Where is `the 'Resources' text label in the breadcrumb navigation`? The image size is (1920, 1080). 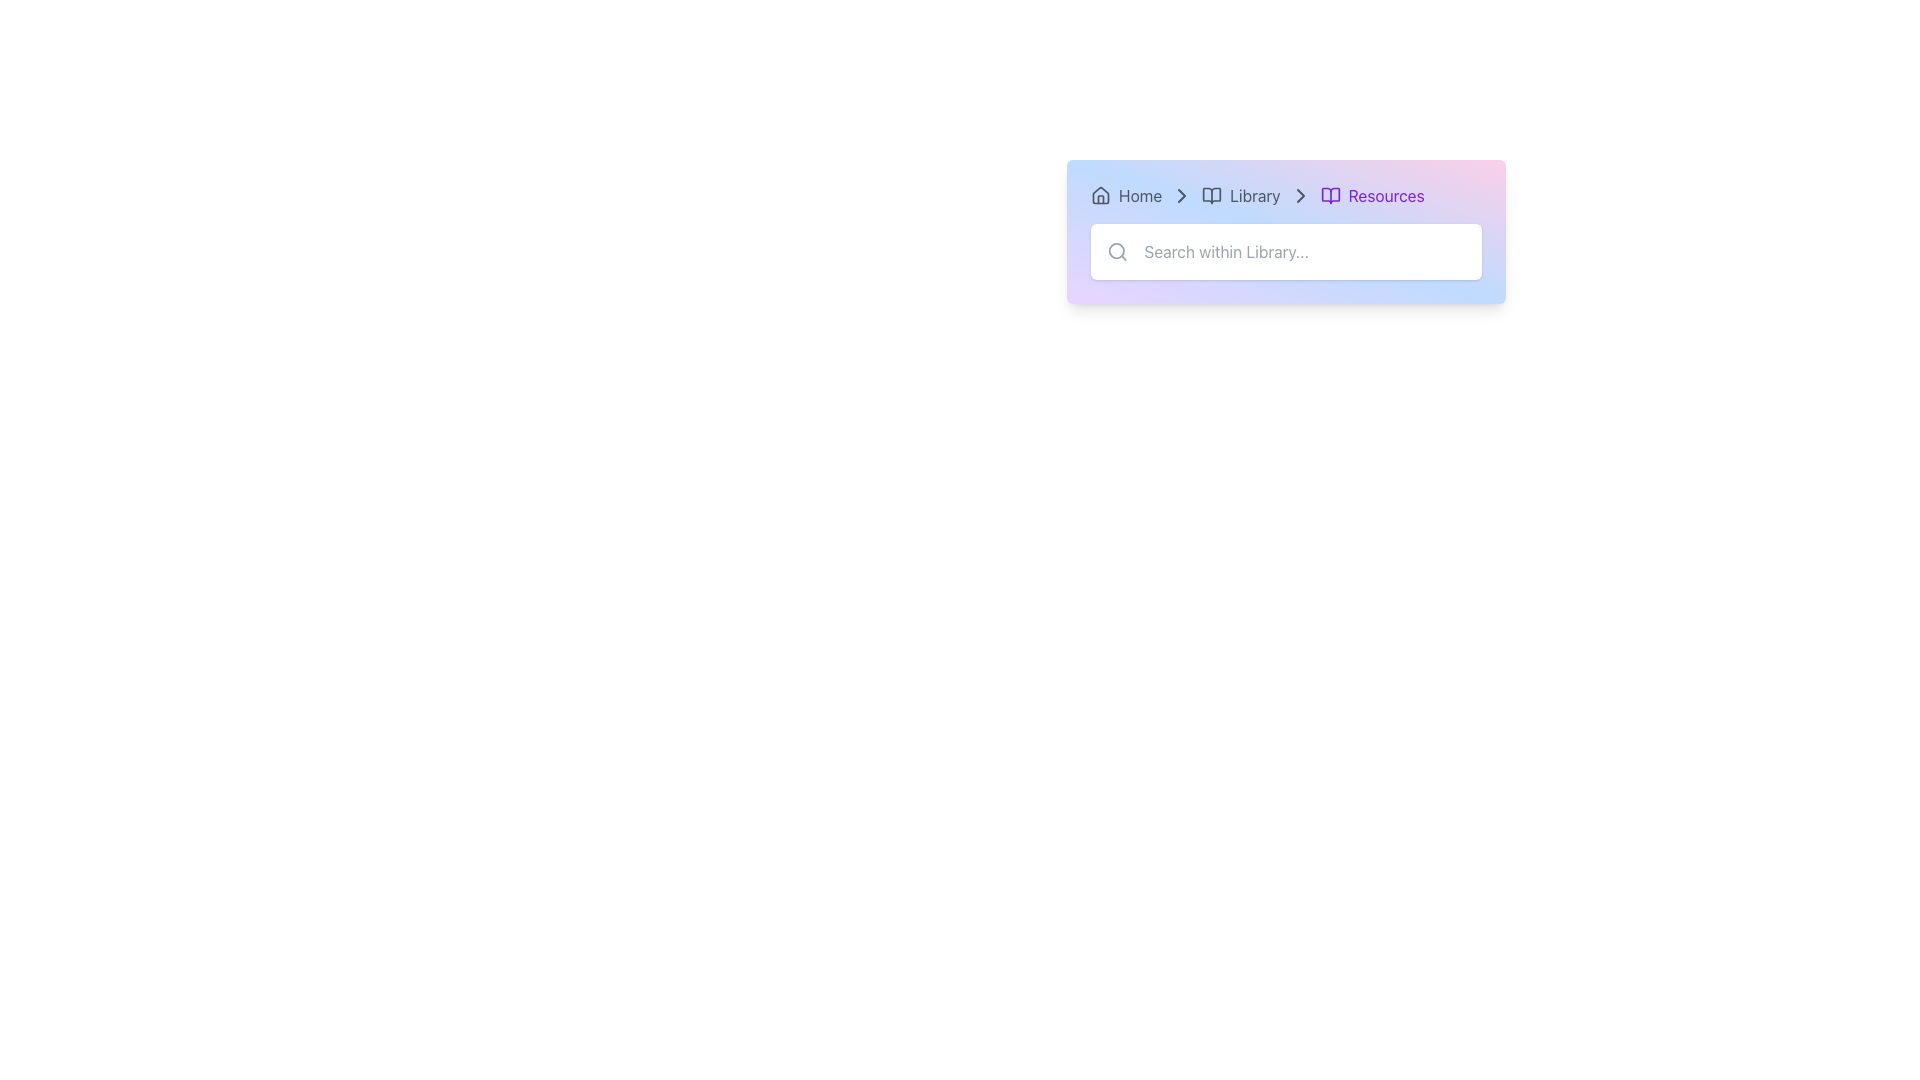 the 'Resources' text label in the breadcrumb navigation is located at coordinates (1385, 196).